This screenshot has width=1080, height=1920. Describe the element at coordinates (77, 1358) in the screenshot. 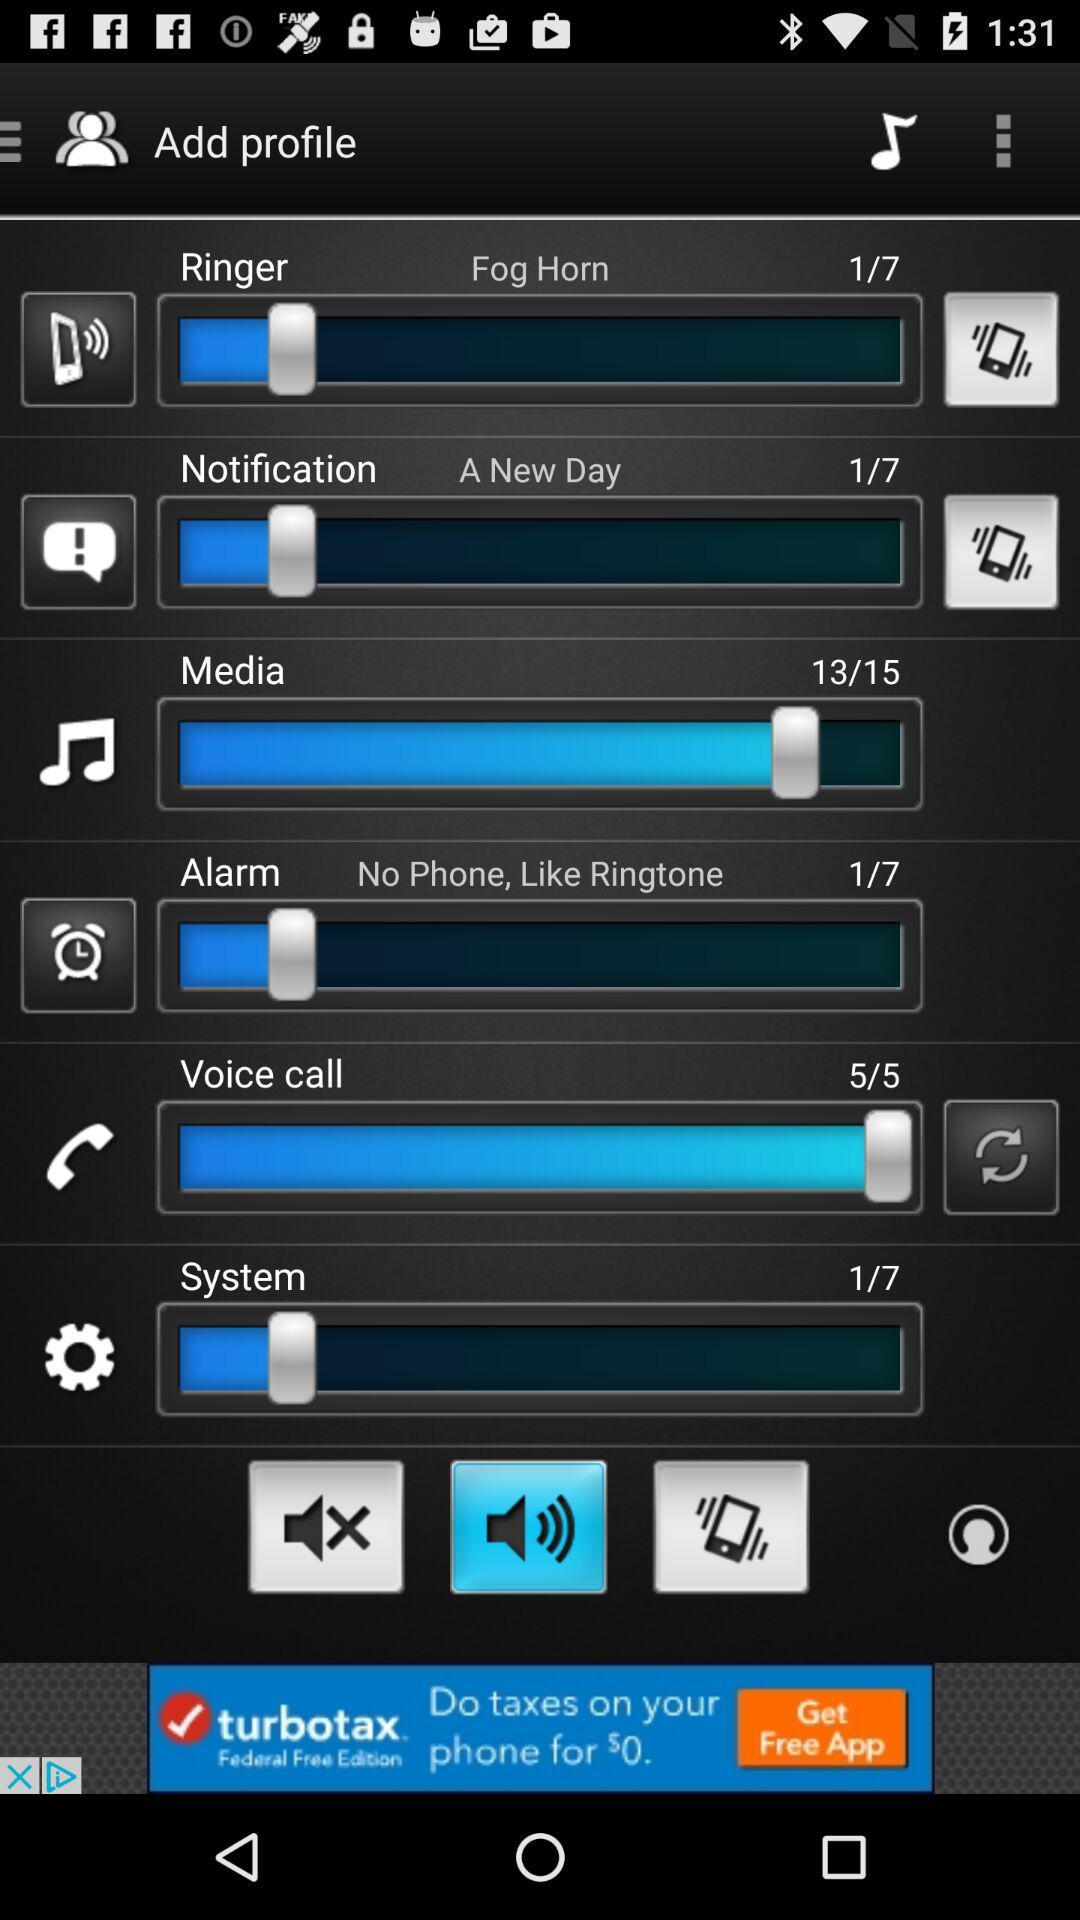

I see `configuration option` at that location.